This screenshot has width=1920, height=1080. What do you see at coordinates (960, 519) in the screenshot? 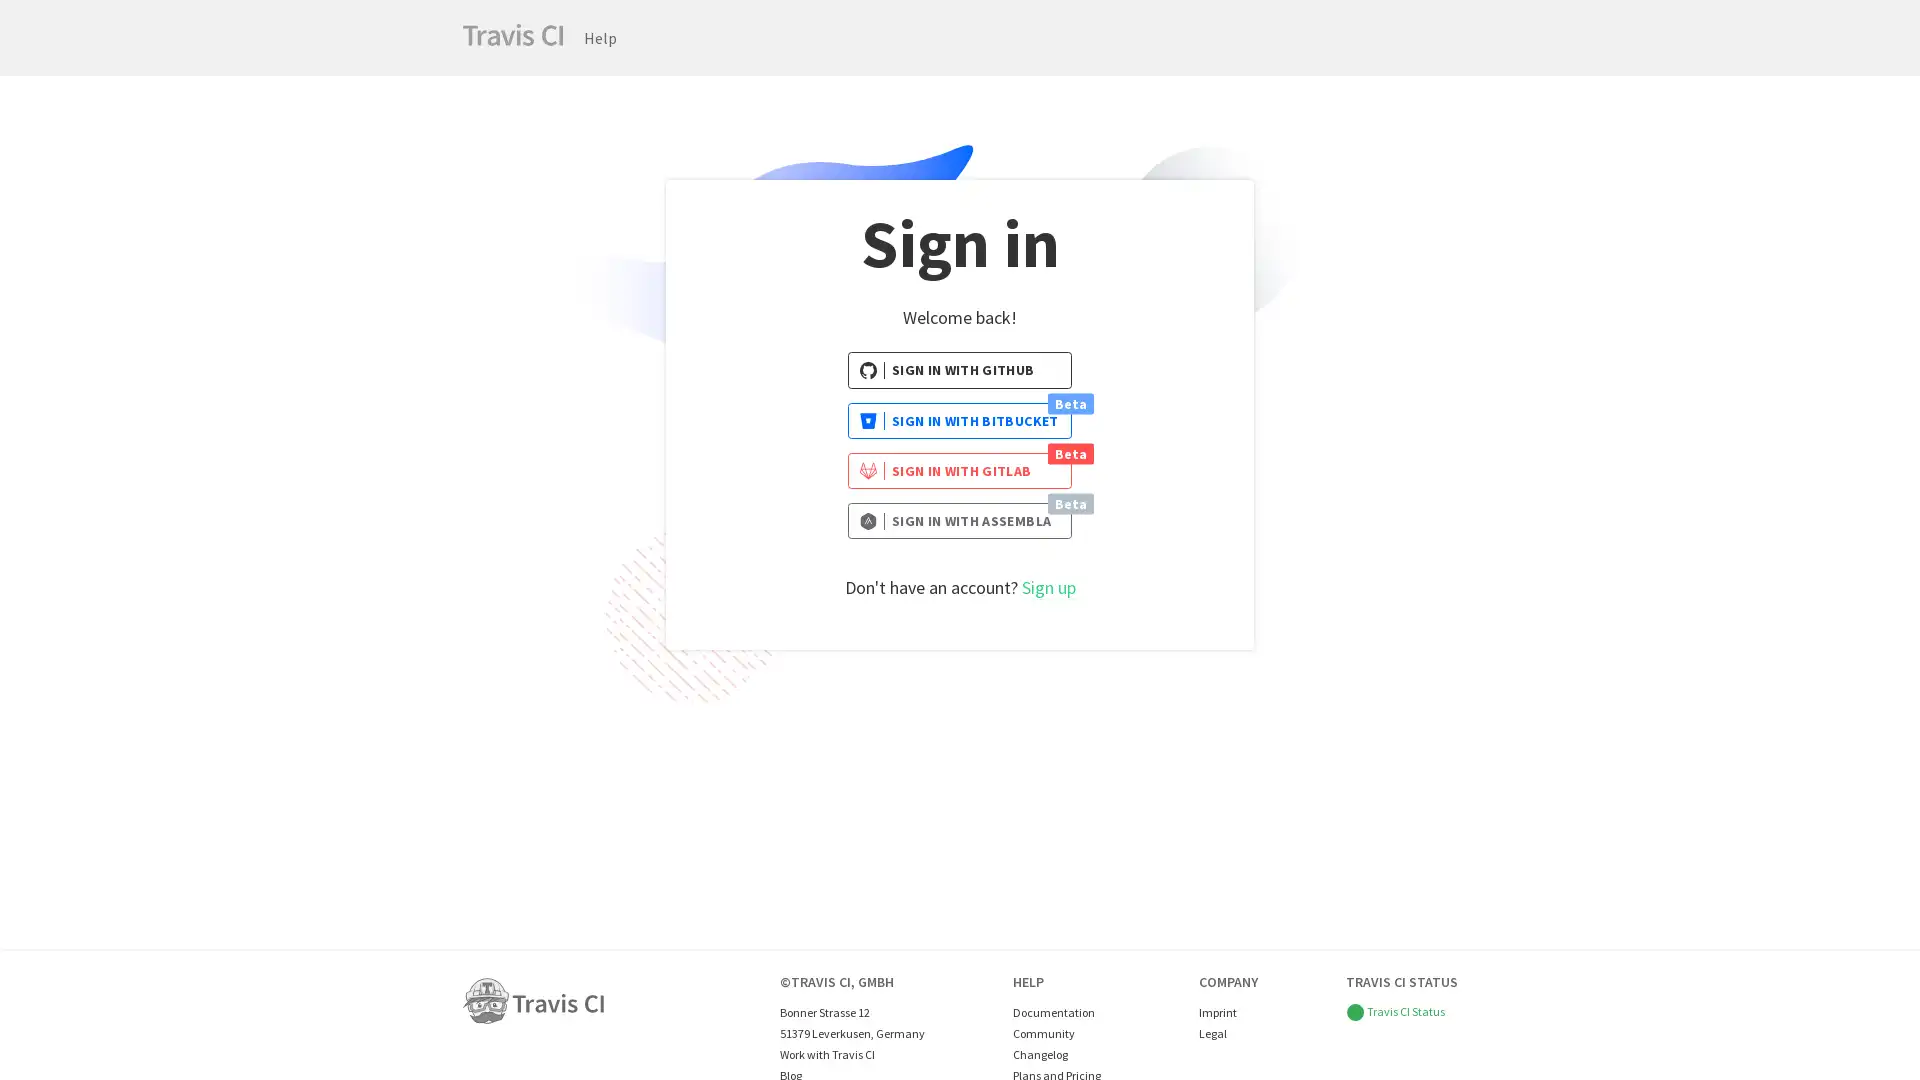
I see `SIGN IN WITH ASSEMBLA Beta` at bounding box center [960, 519].